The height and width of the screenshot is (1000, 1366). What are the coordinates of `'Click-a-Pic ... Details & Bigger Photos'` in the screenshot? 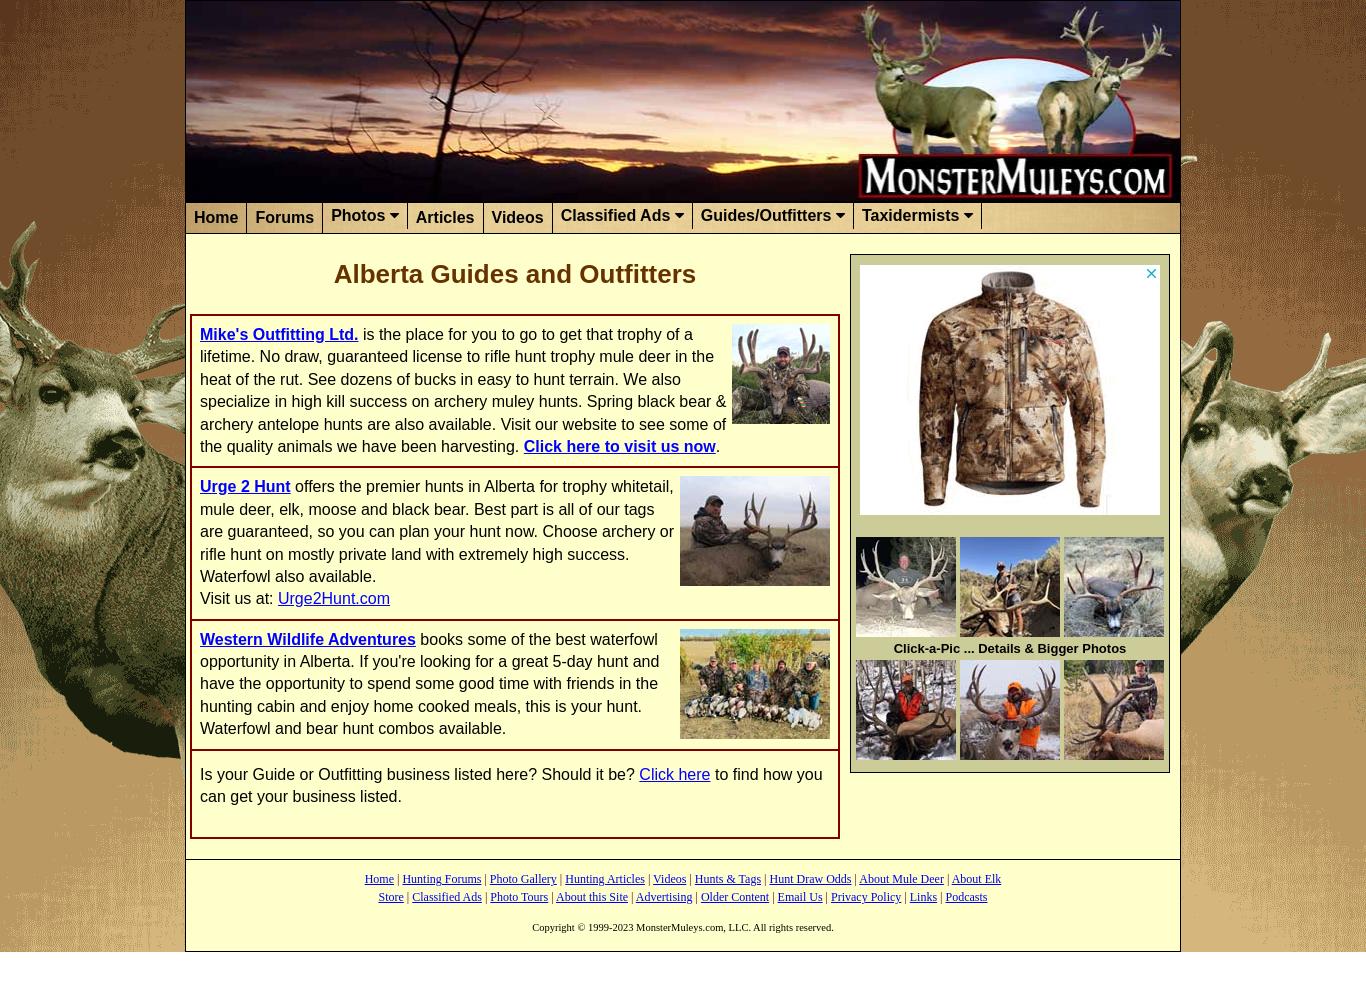 It's located at (1009, 647).